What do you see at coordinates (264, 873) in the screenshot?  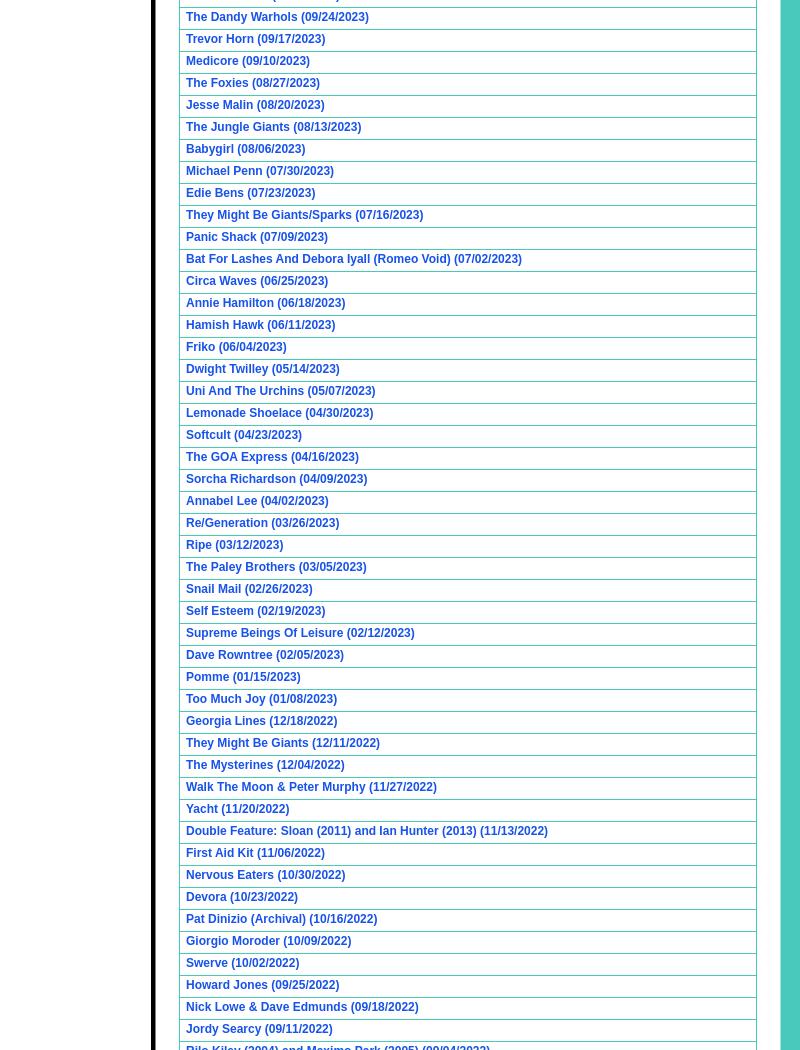 I see `'Nervous Eaters (10/30/2022)'` at bounding box center [264, 873].